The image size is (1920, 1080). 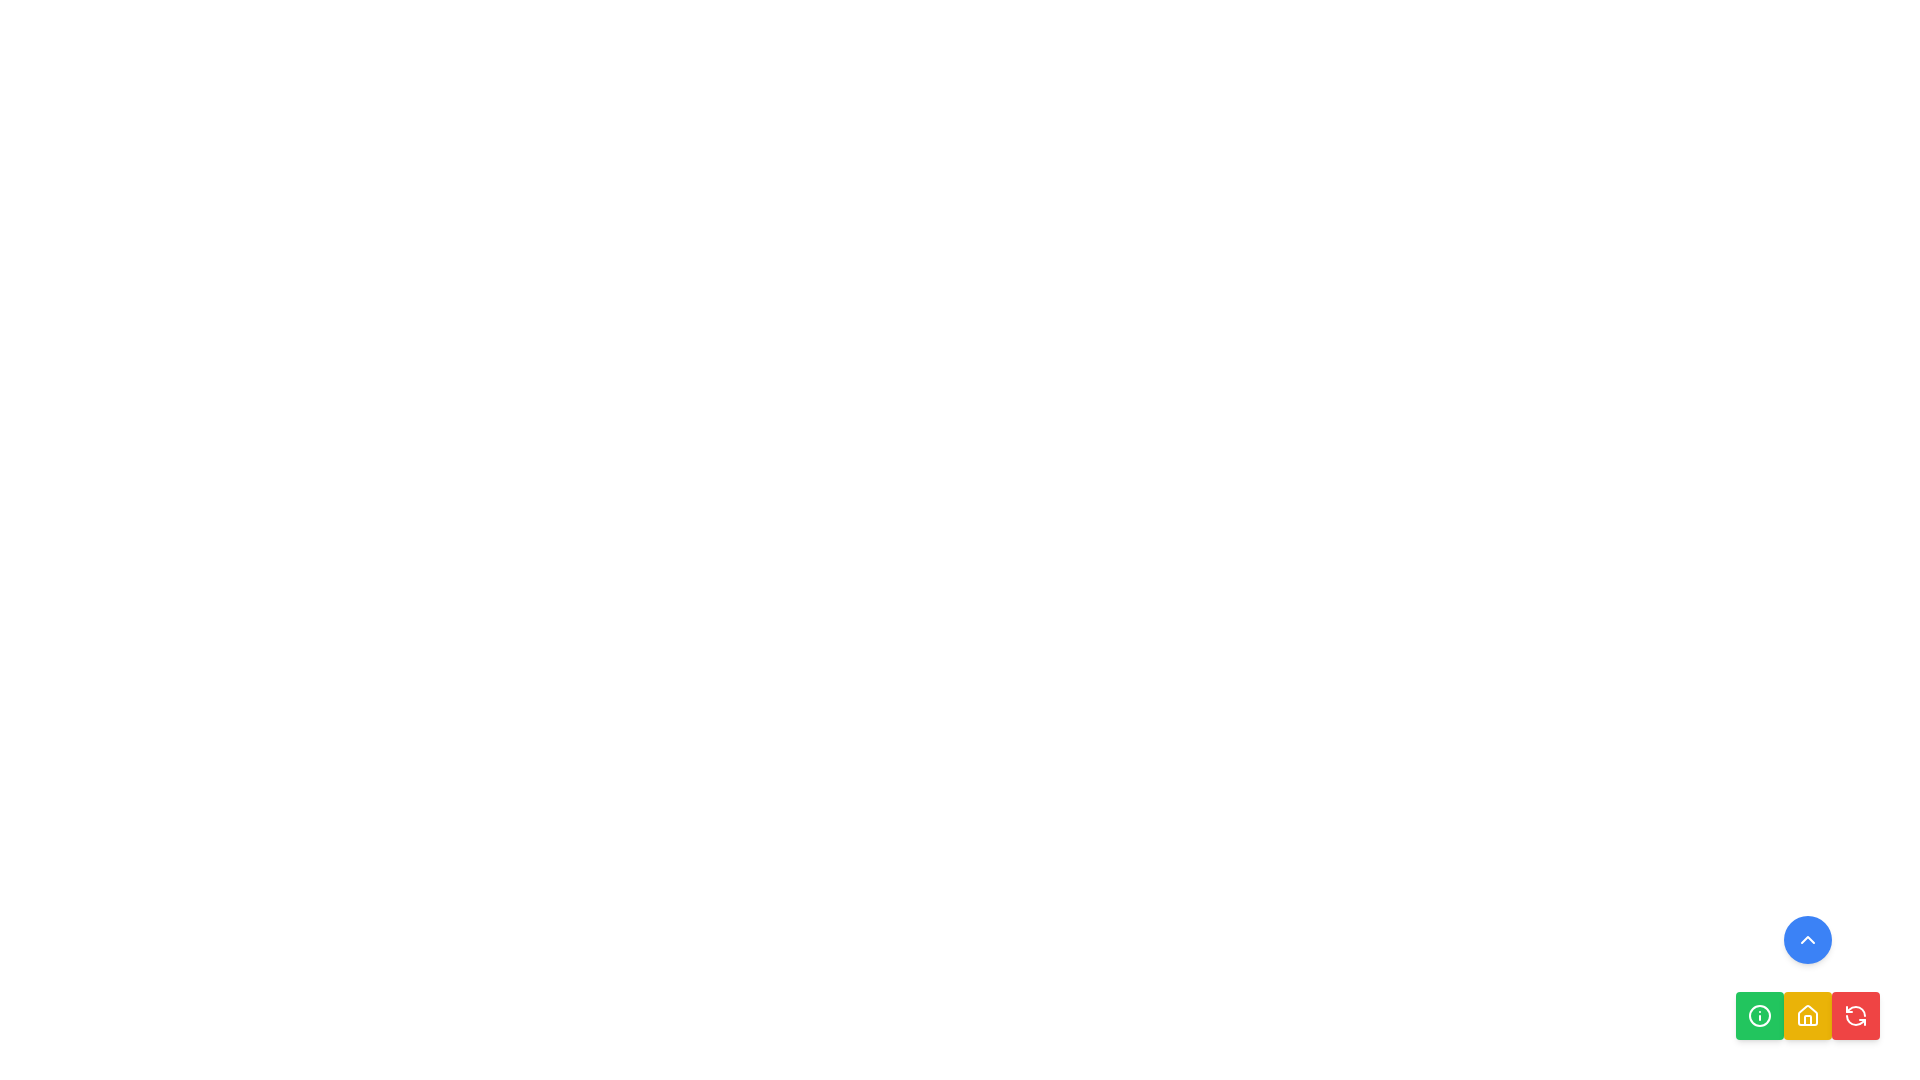 What do you see at coordinates (1760, 1015) in the screenshot?
I see `the leftmost button in the bottom-right corner of the interface` at bounding box center [1760, 1015].